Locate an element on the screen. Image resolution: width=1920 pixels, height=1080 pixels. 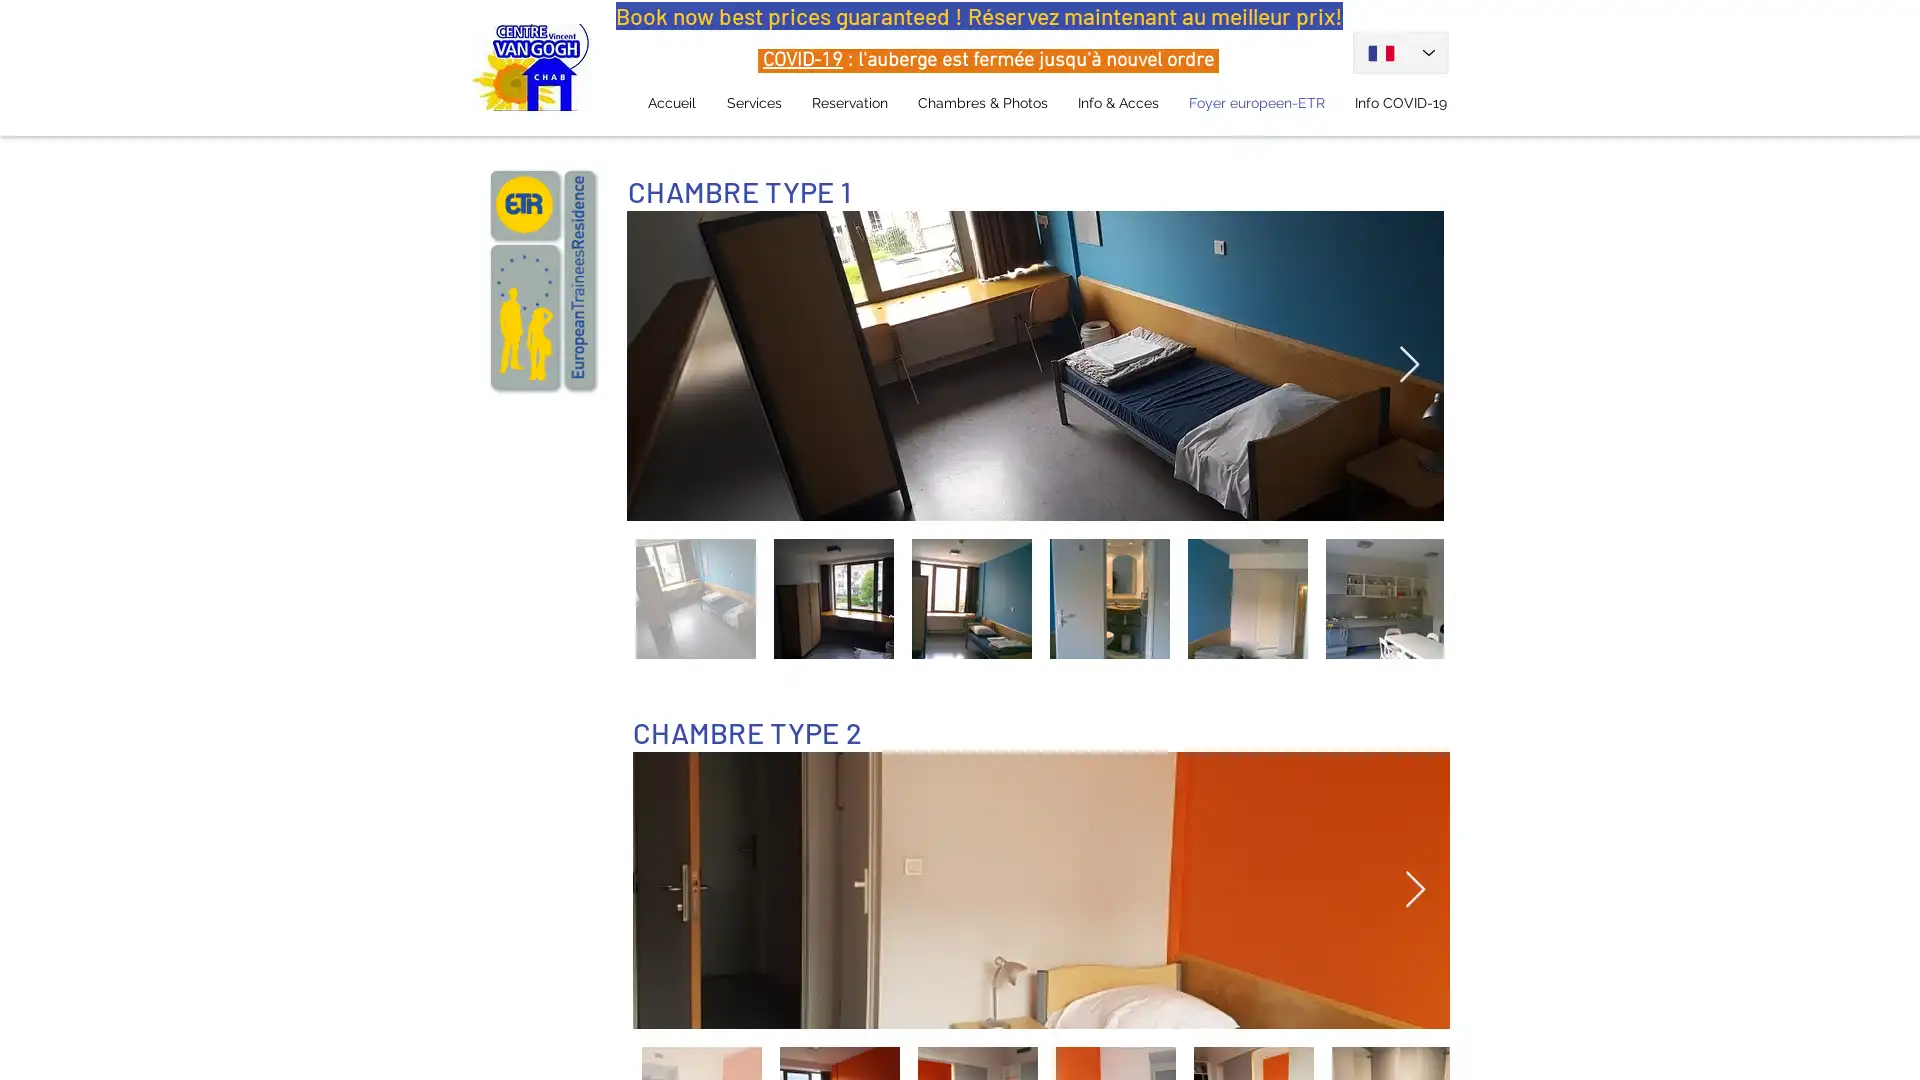
Next Item is located at coordinates (1414, 888).